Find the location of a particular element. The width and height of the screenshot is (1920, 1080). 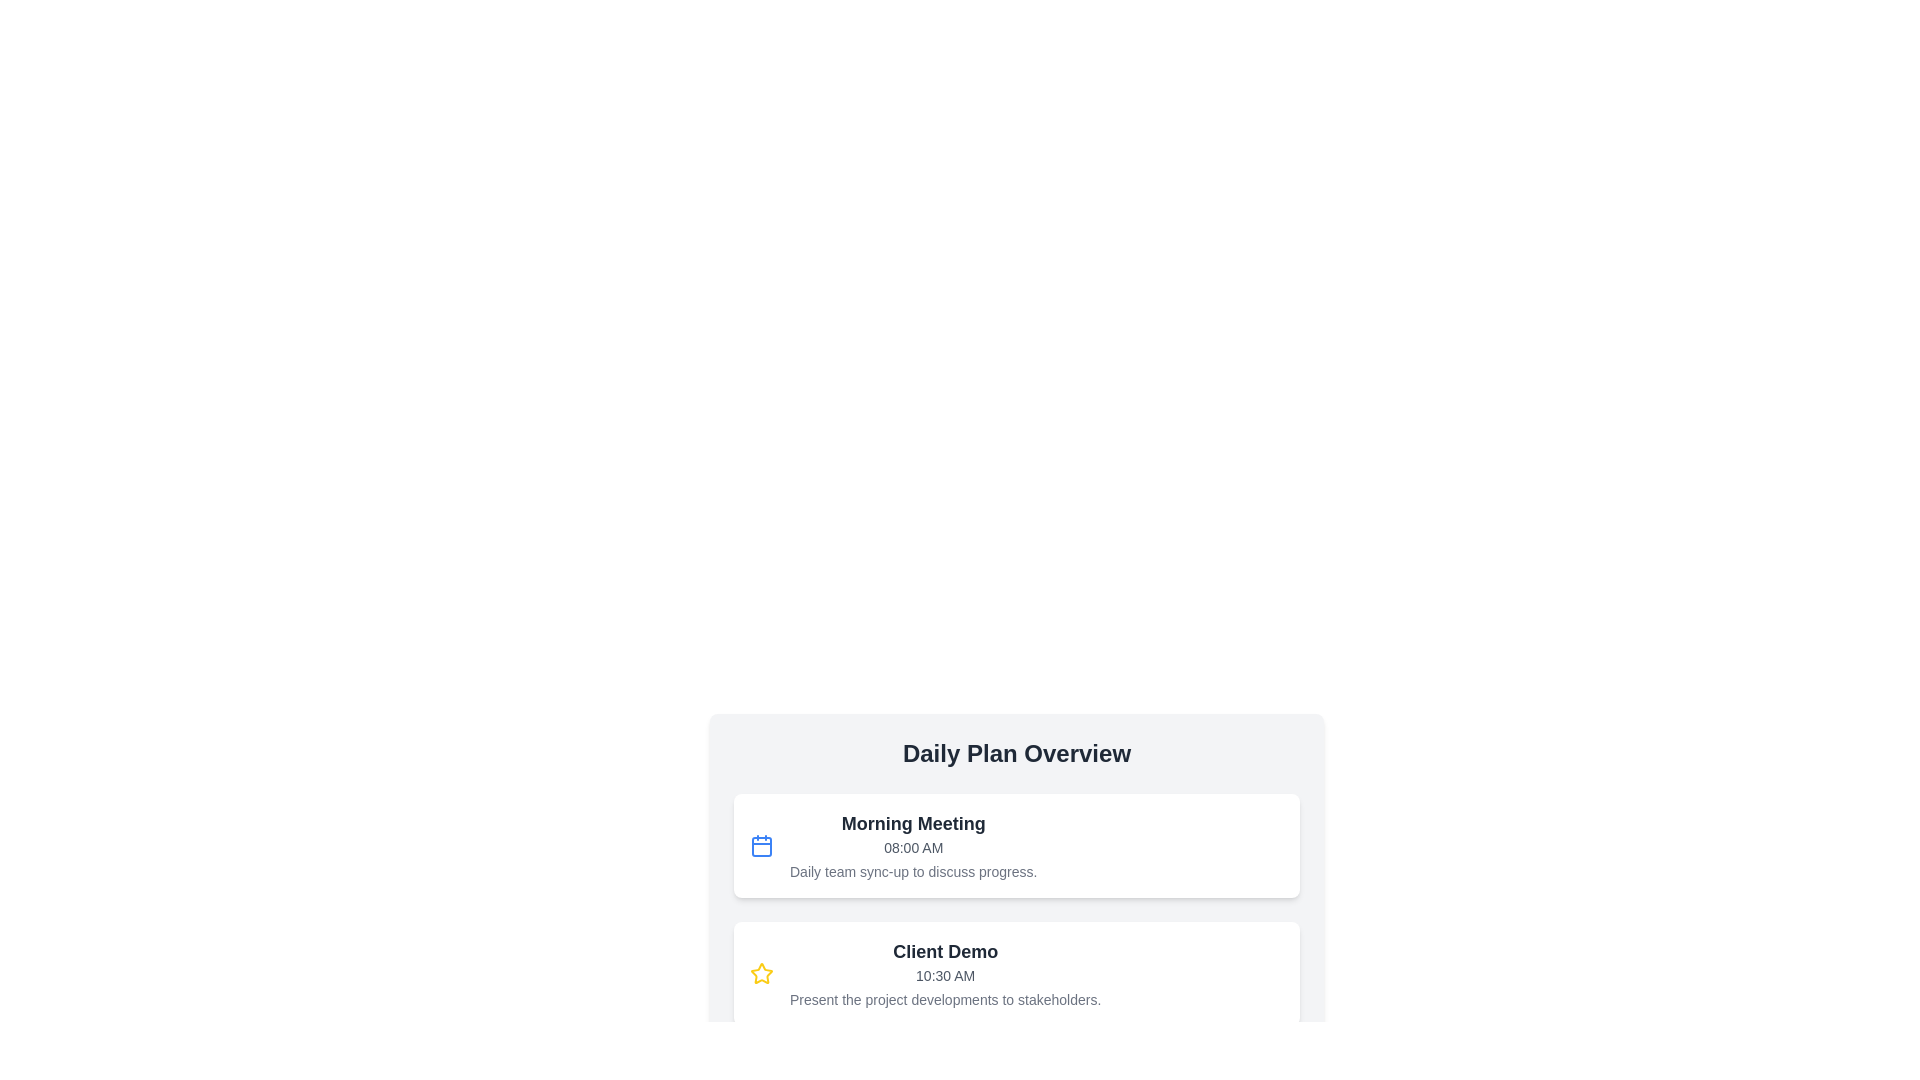

the event is located at coordinates (1017, 845).